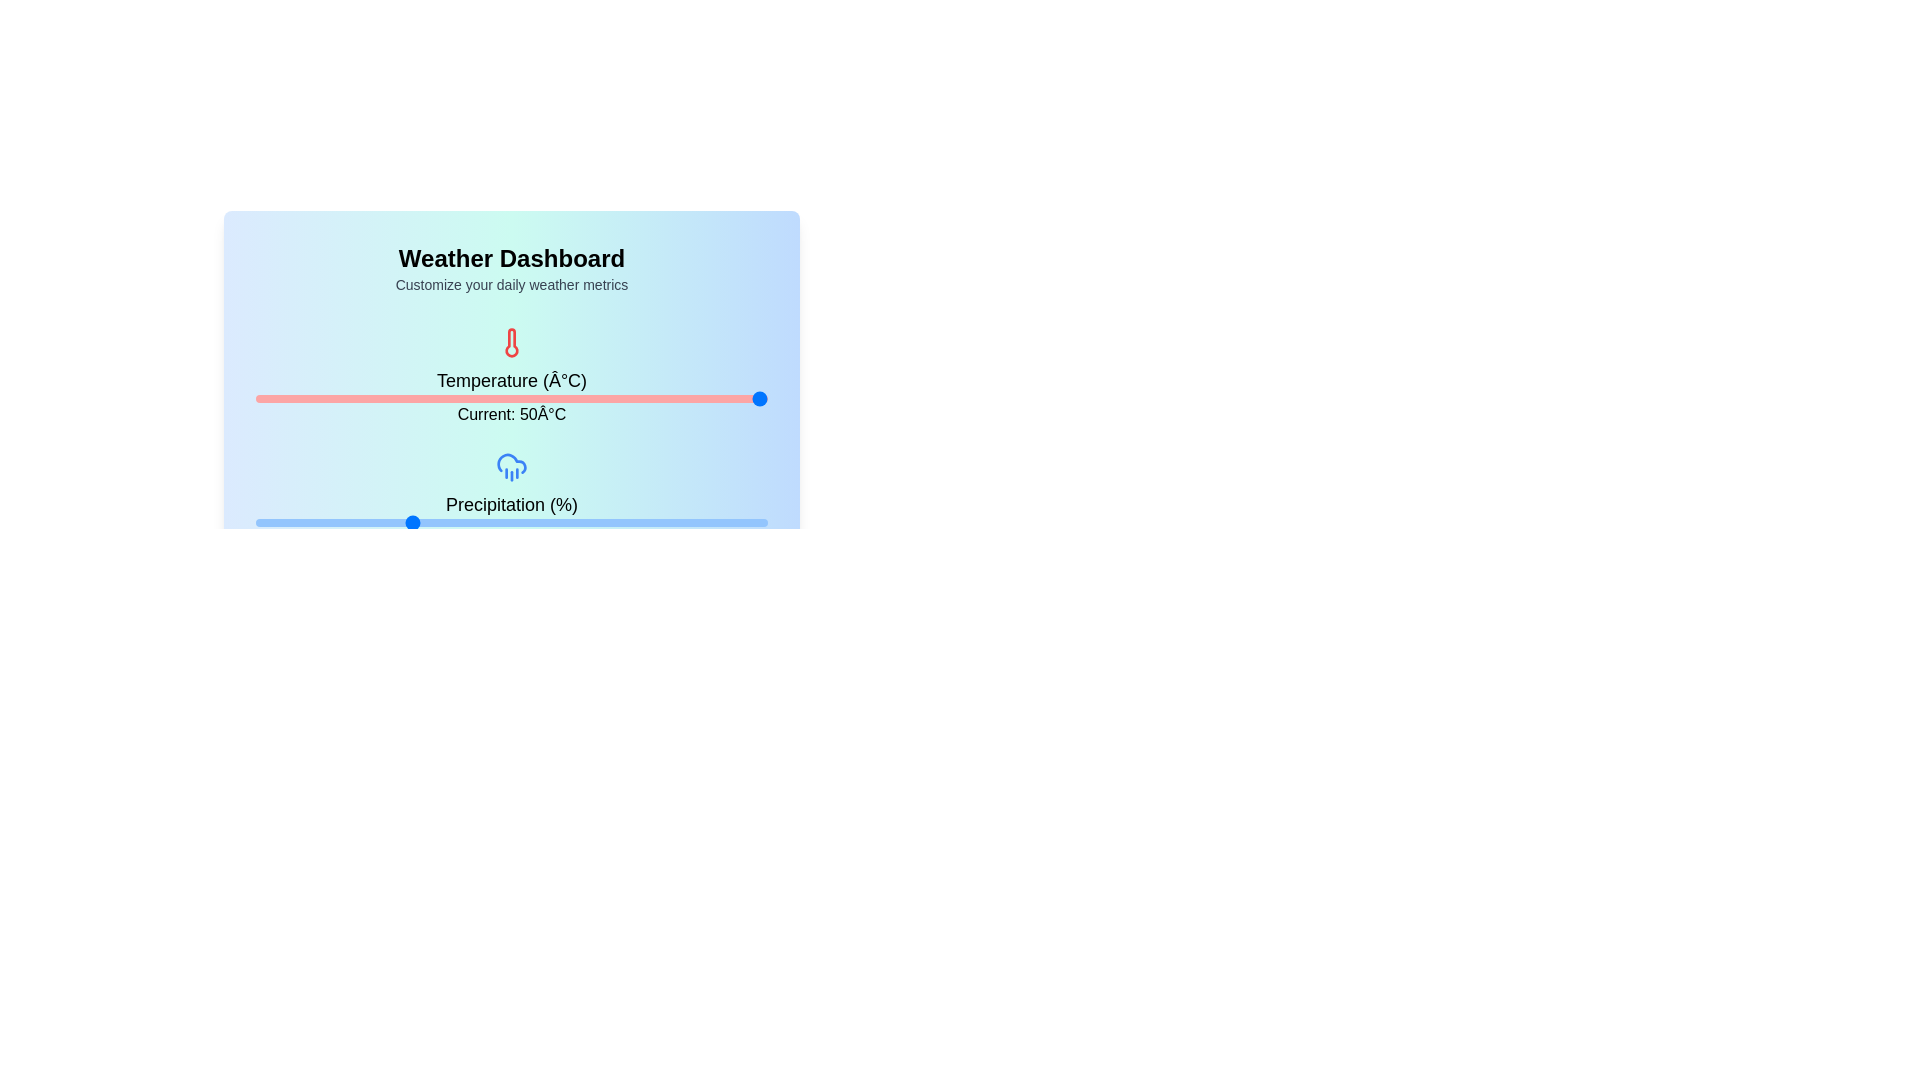  Describe the element at coordinates (418, 522) in the screenshot. I see `precipitation` at that location.